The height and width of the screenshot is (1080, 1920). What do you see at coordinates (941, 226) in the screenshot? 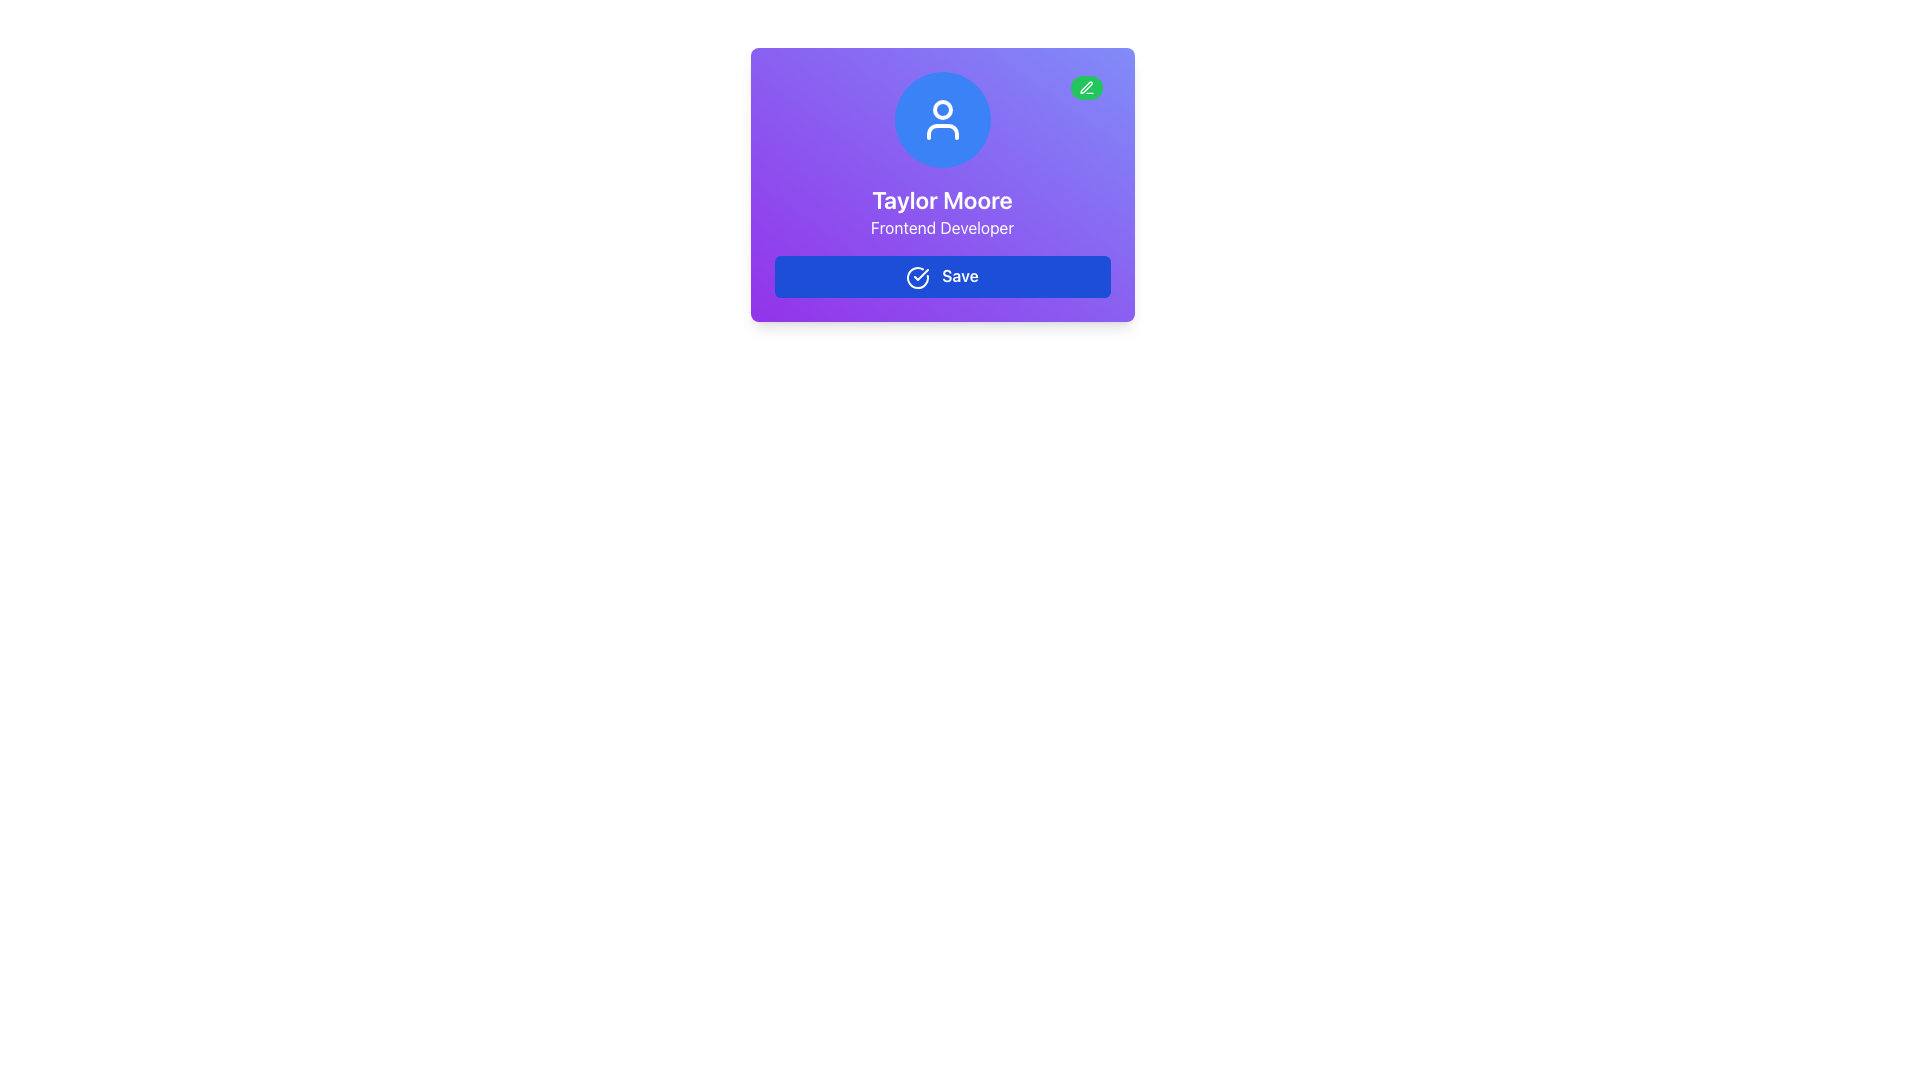
I see `the Static Text element displaying 'Frontend Developer' which is positioned beneath 'Taylor Moore' in the card interface` at bounding box center [941, 226].